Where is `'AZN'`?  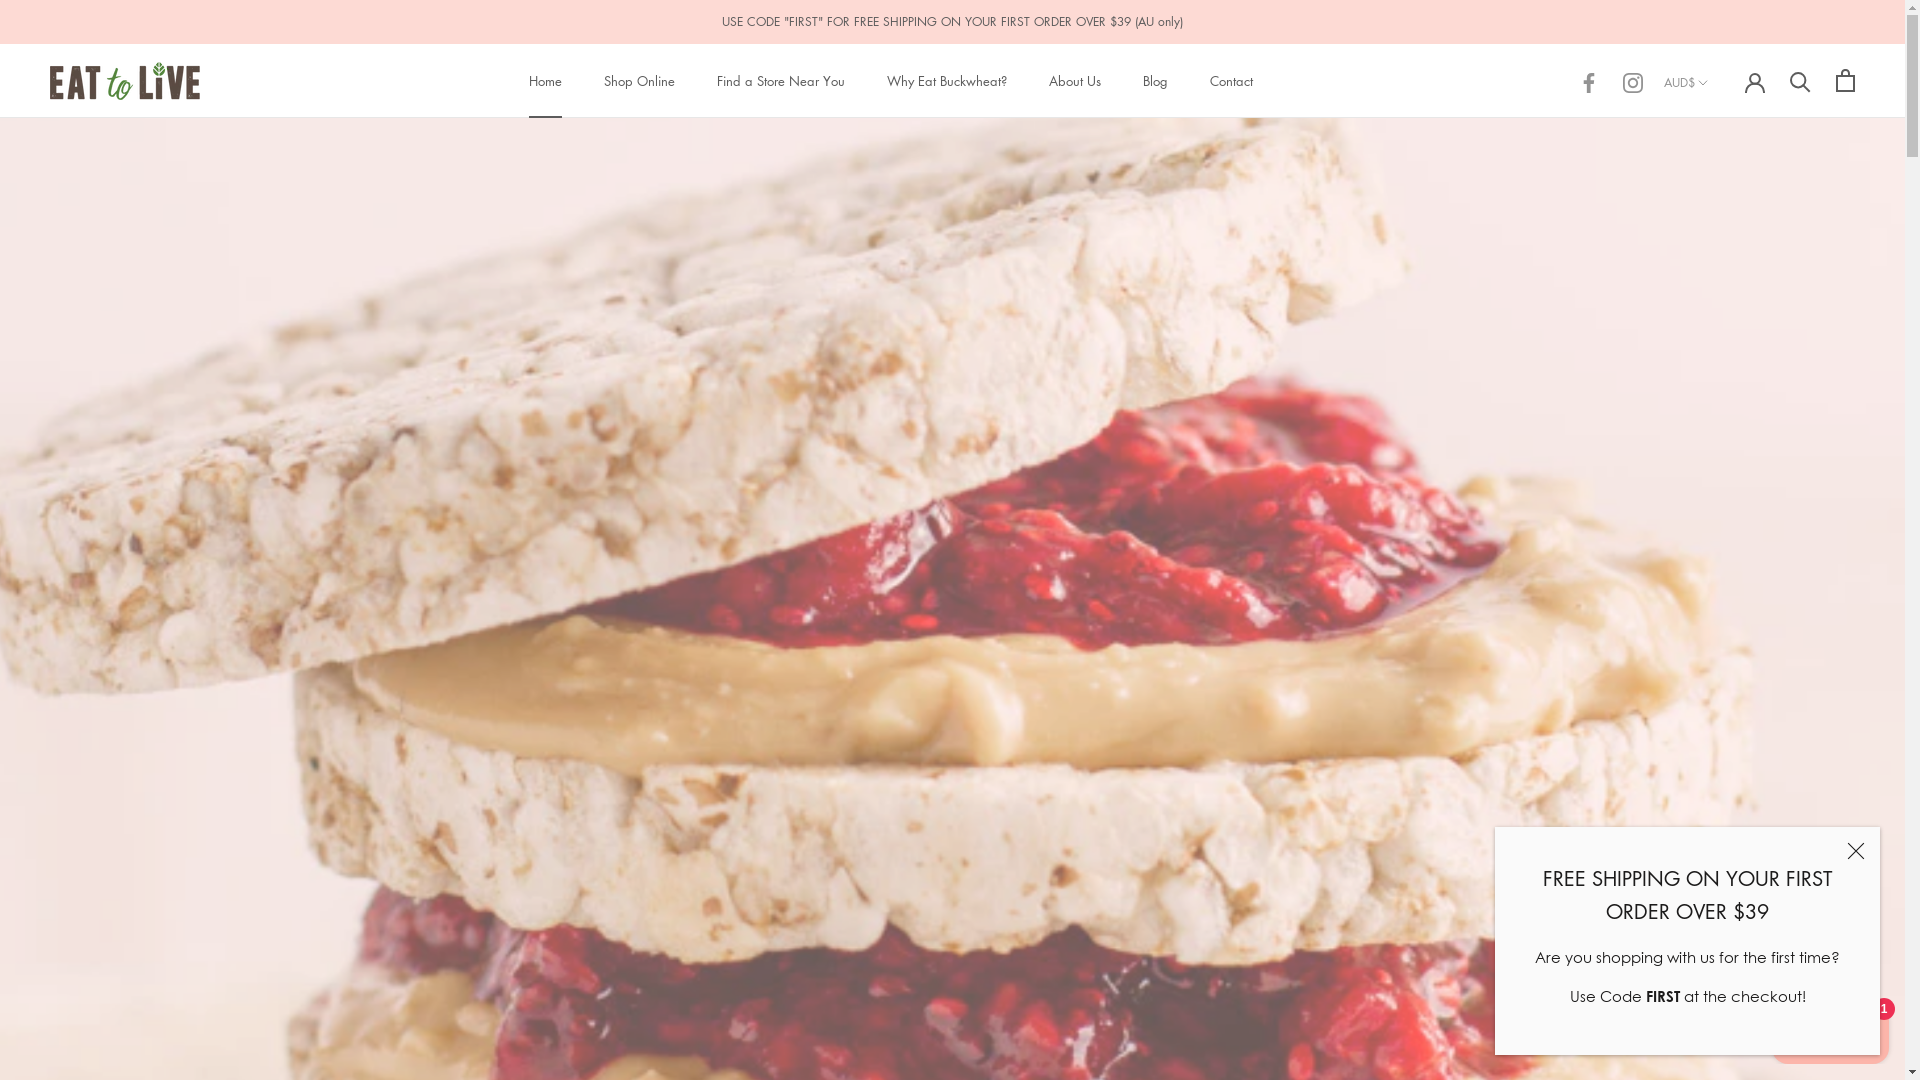
'AZN' is located at coordinates (1722, 334).